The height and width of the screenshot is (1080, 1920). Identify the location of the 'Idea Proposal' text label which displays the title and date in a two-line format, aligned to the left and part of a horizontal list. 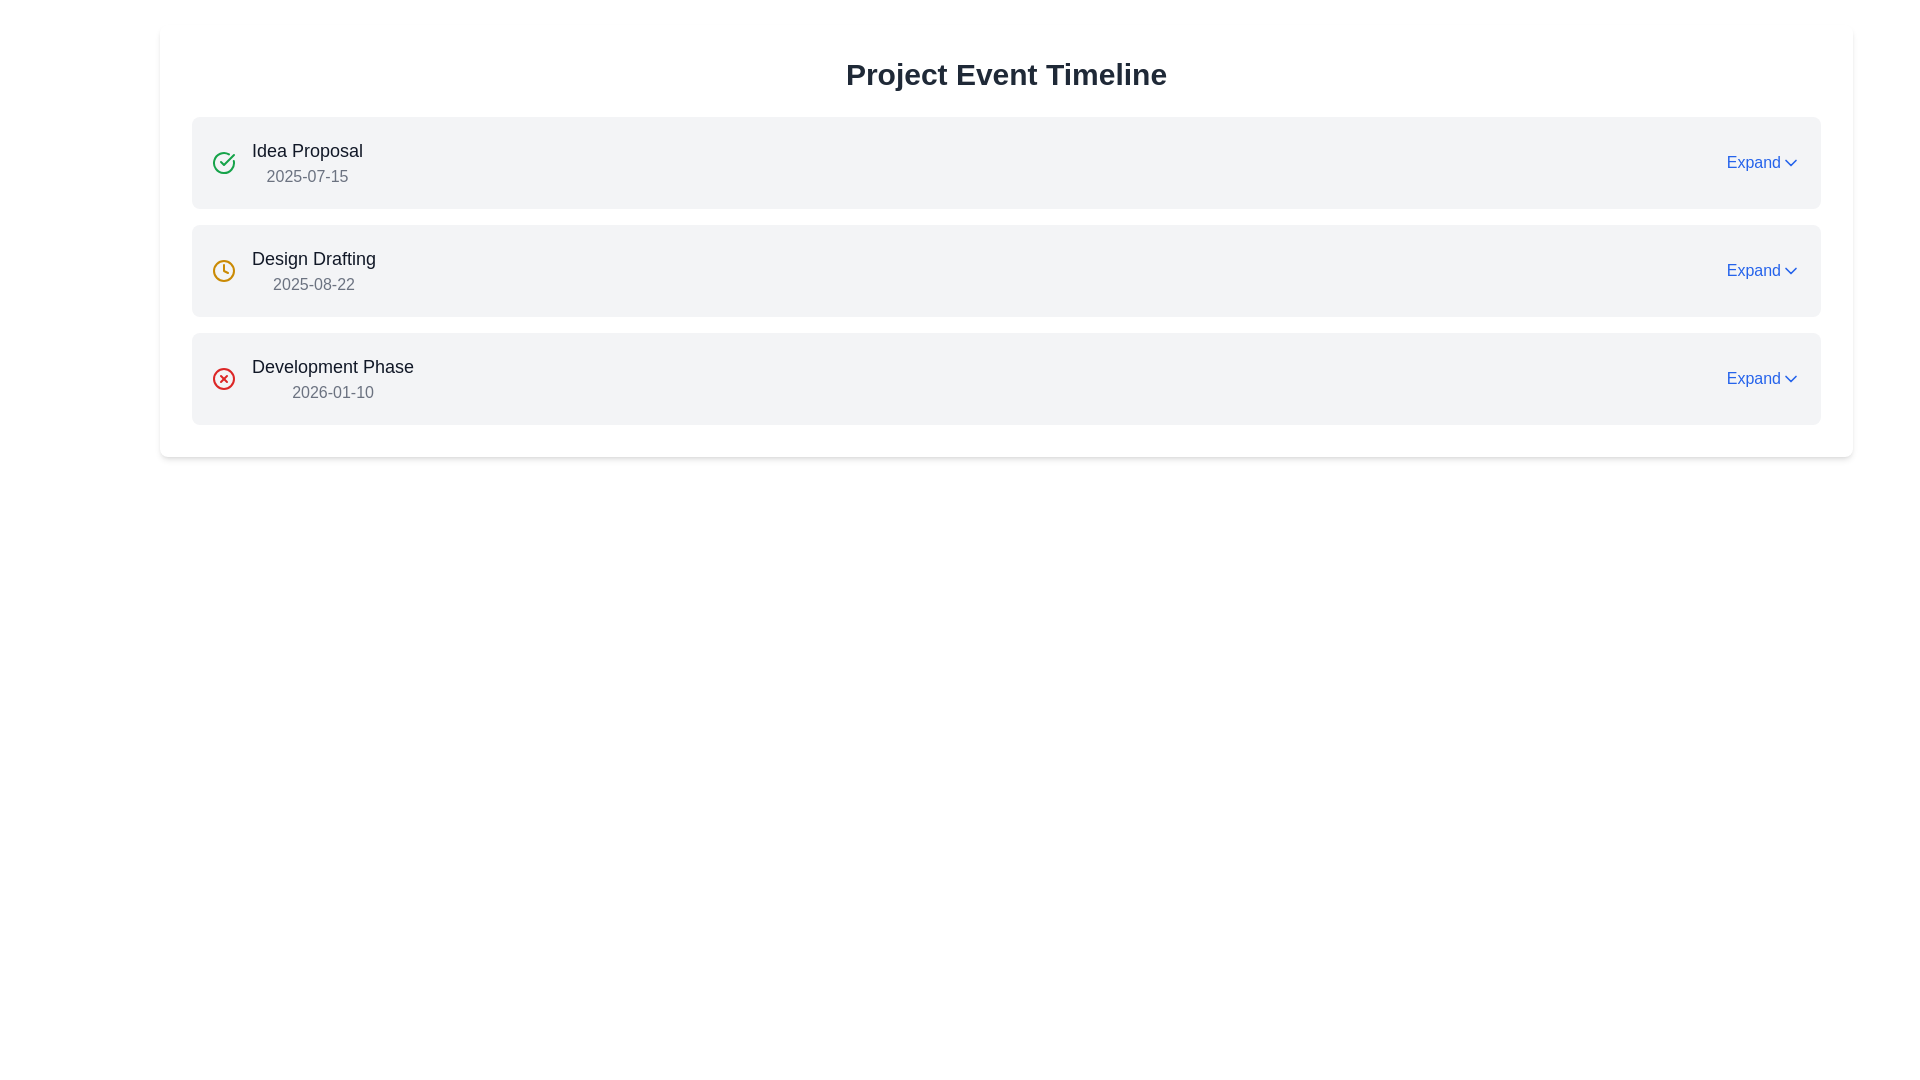
(306, 161).